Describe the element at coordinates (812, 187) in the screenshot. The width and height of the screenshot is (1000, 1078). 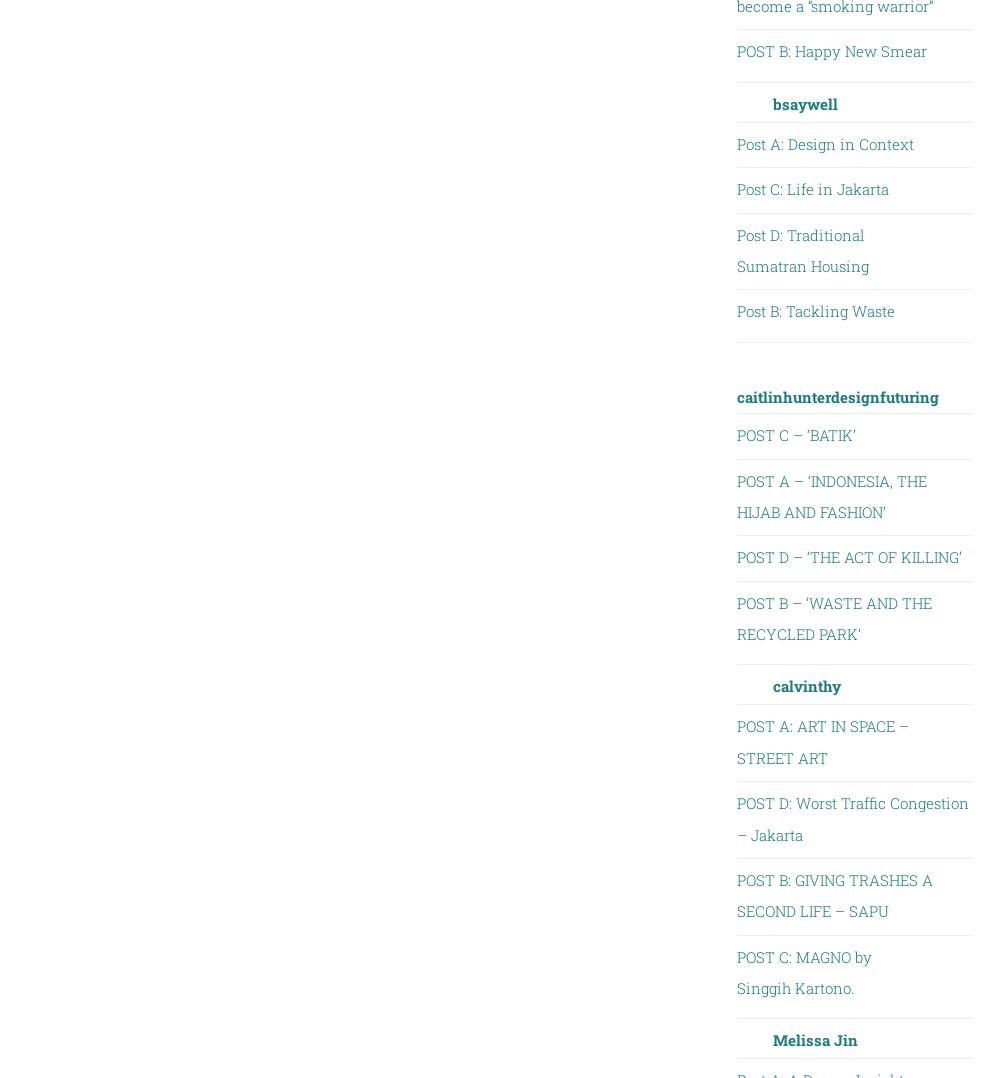
I see `'Post C: Life in Jakarta'` at that location.